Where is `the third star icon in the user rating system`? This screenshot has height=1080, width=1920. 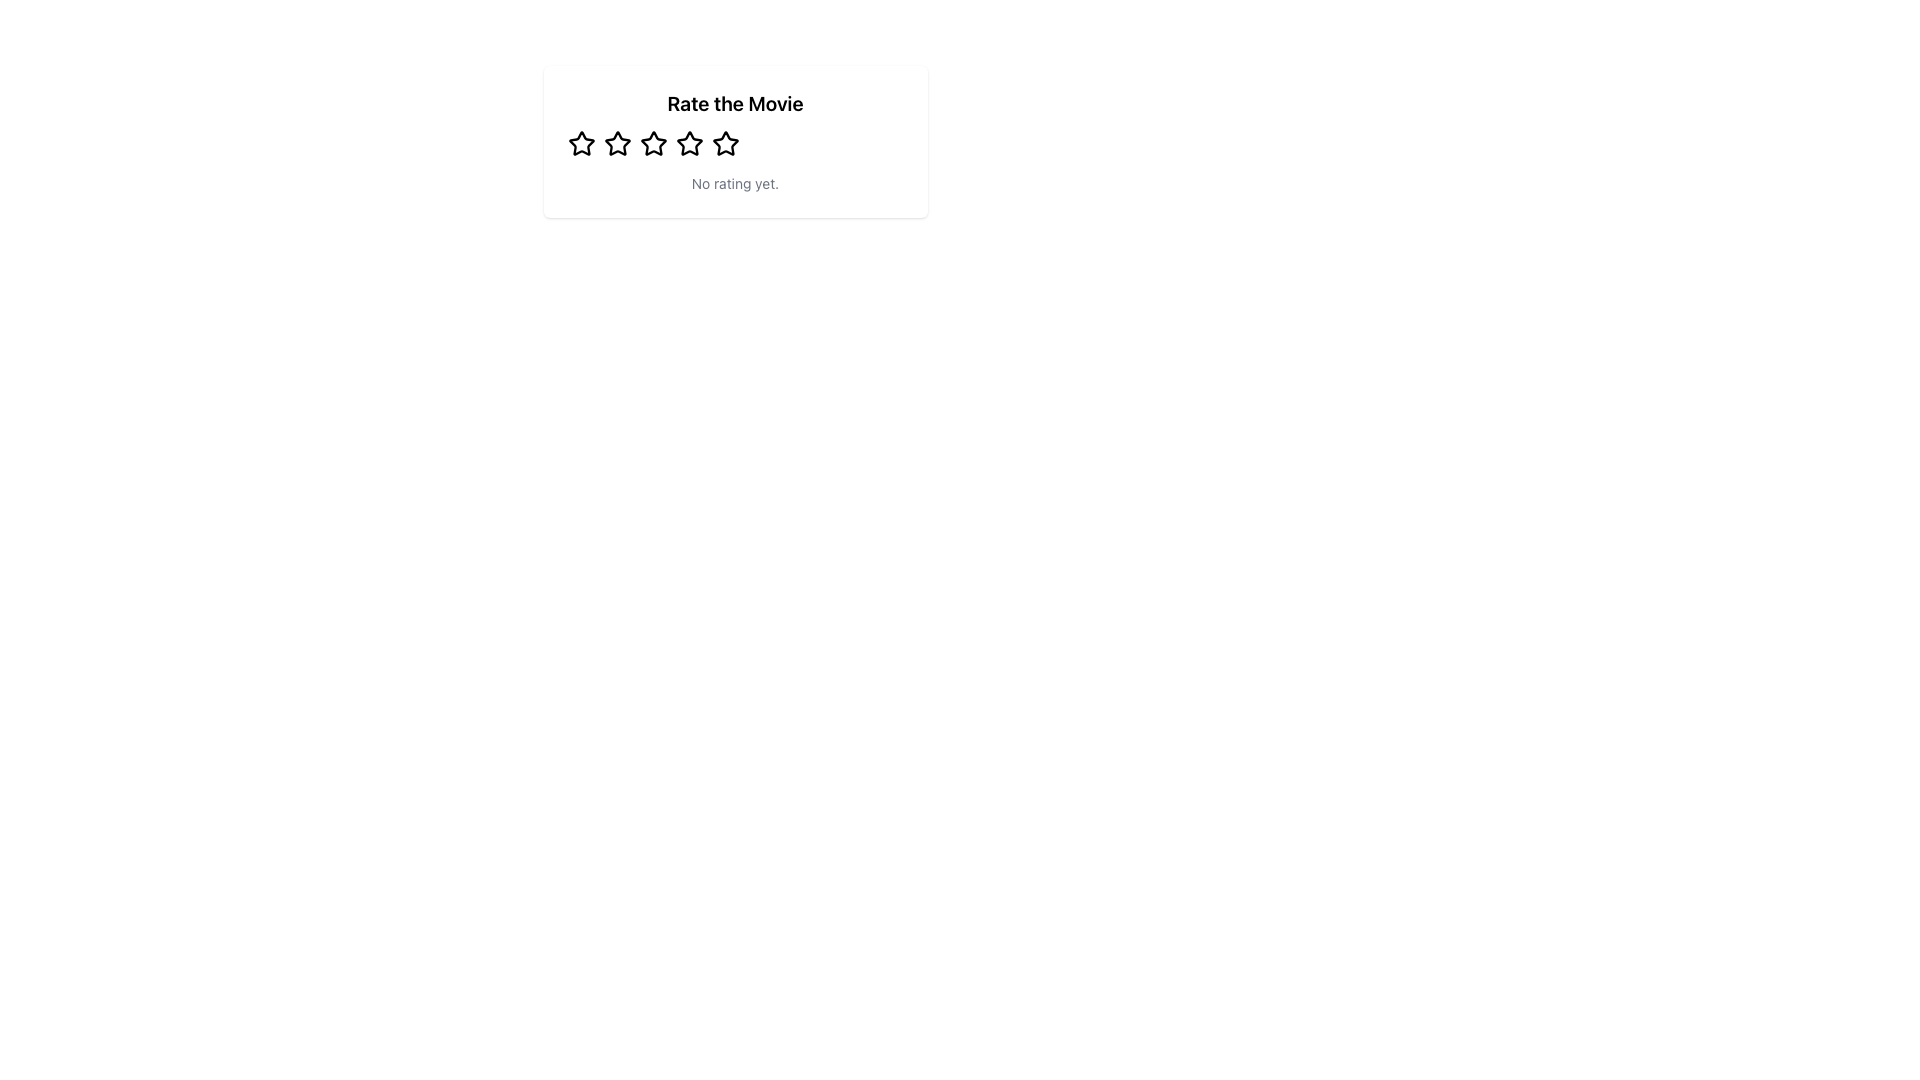 the third star icon in the user rating system is located at coordinates (689, 142).